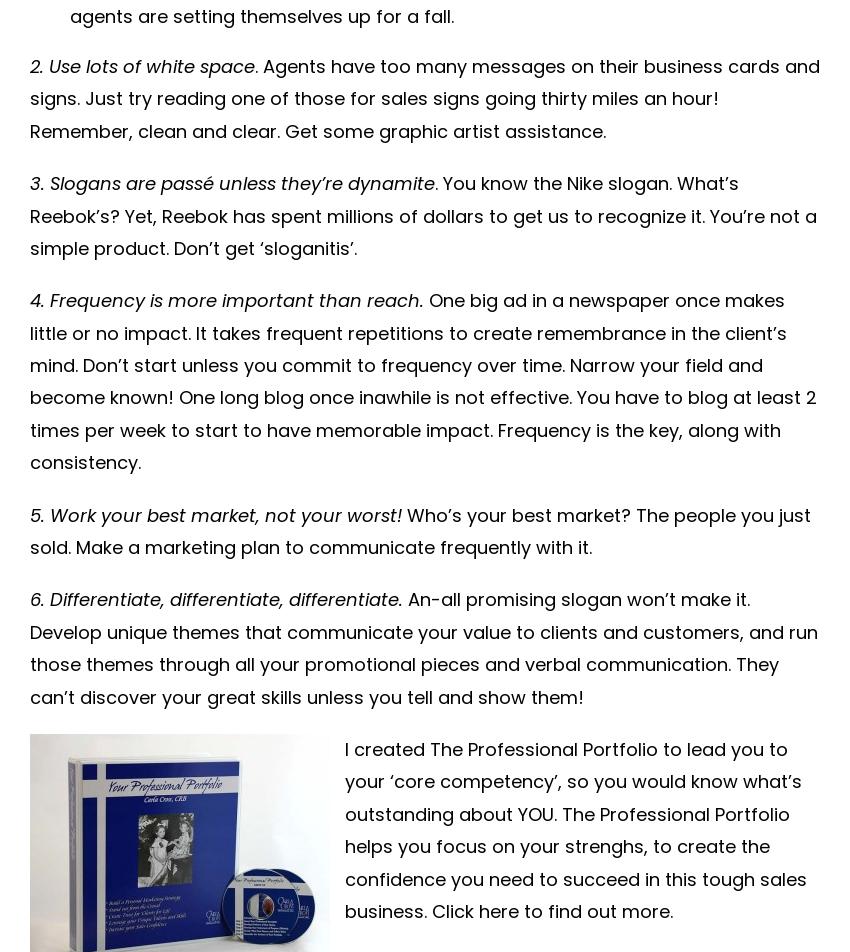  Describe the element at coordinates (231, 183) in the screenshot. I see `'3. Slogans are passé unless they’re dynamite'` at that location.